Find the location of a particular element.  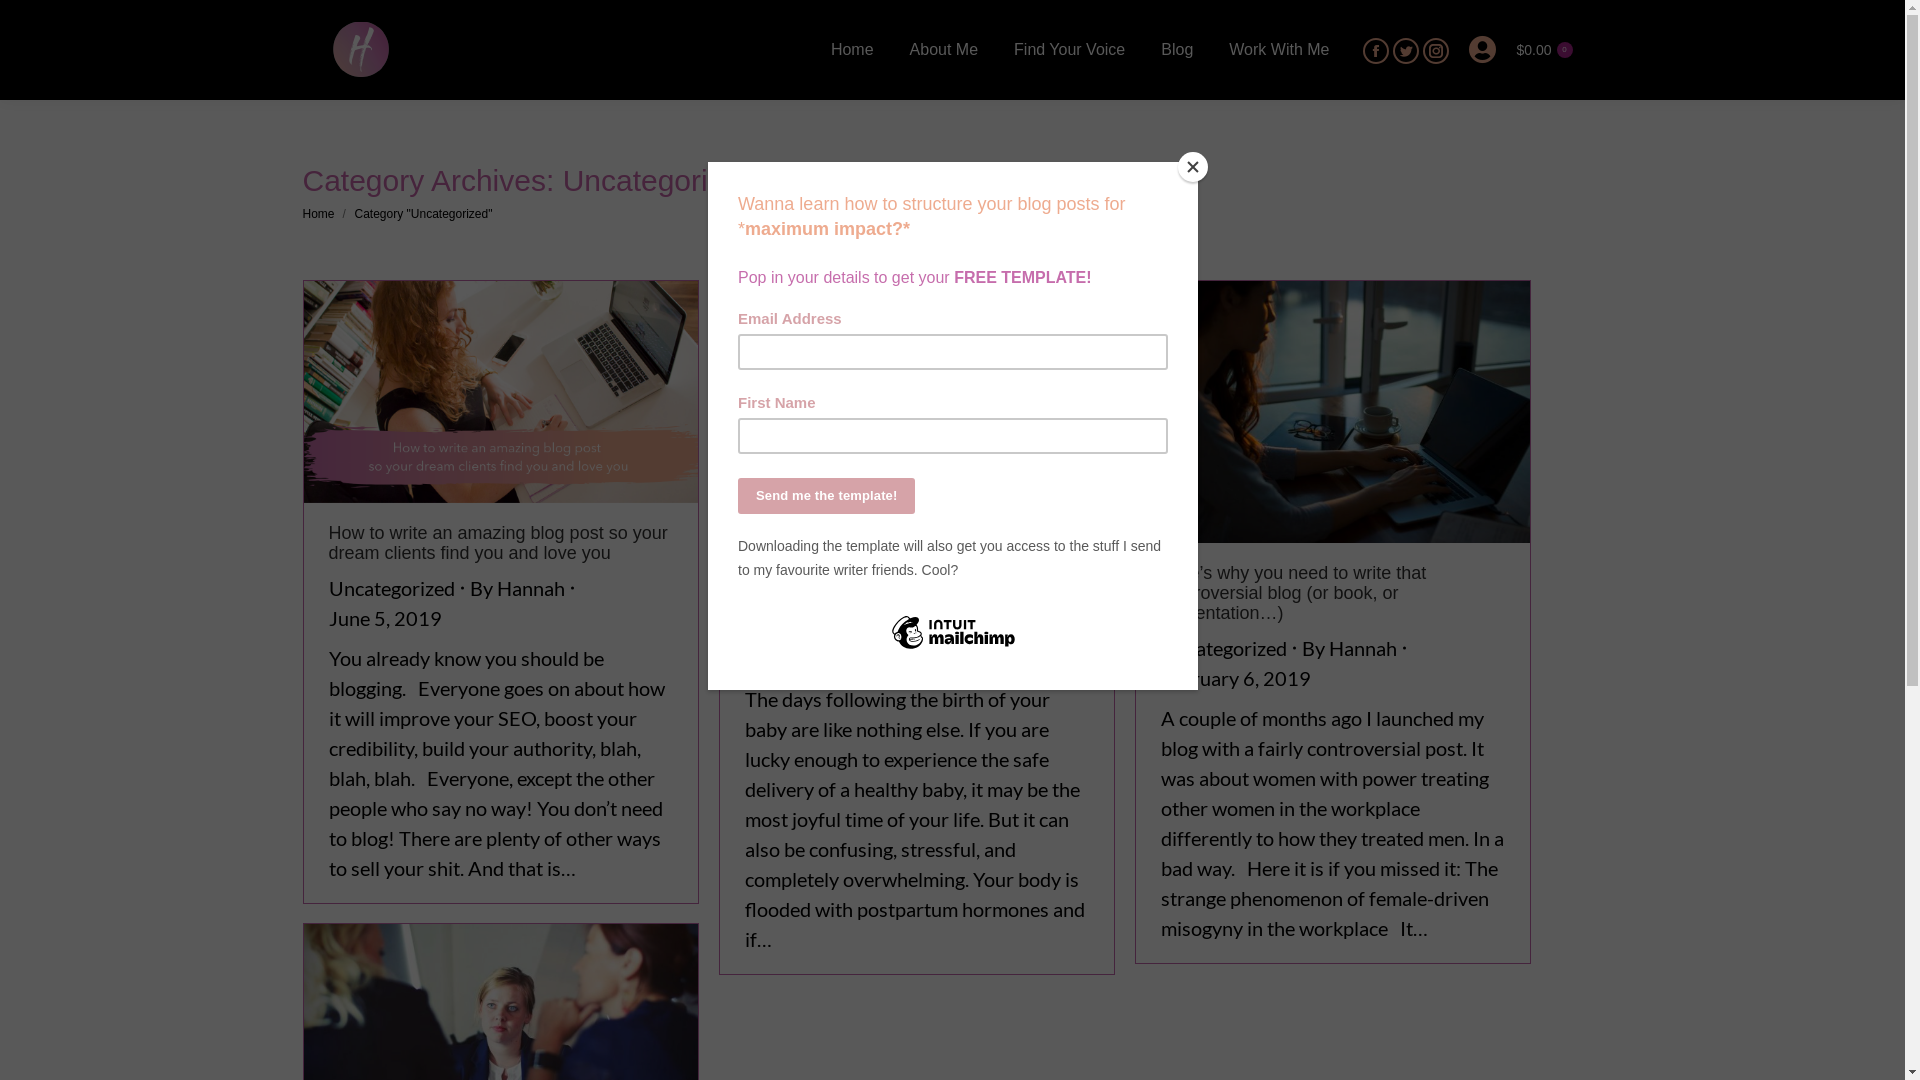

'Facebook page opens in new window' is located at coordinates (1362, 49).